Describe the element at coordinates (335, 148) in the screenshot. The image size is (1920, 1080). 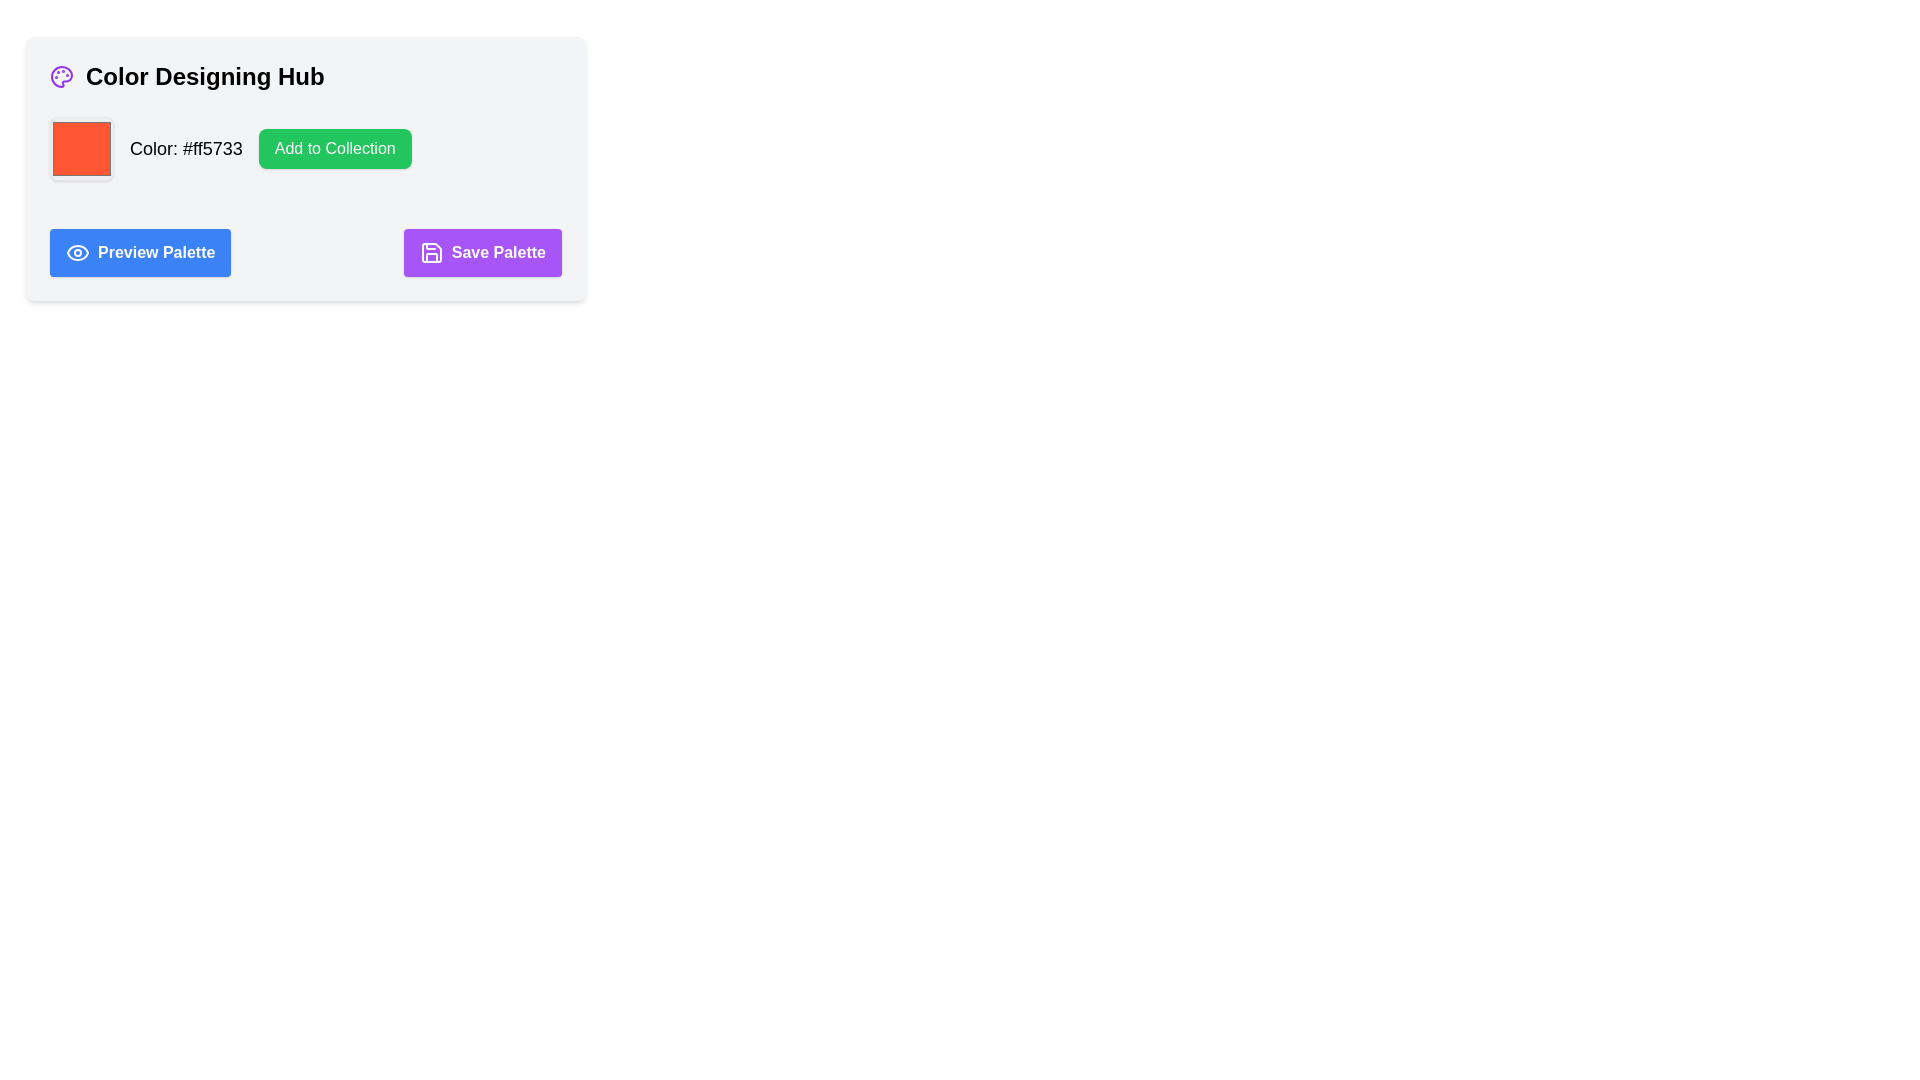
I see `the button used` at that location.